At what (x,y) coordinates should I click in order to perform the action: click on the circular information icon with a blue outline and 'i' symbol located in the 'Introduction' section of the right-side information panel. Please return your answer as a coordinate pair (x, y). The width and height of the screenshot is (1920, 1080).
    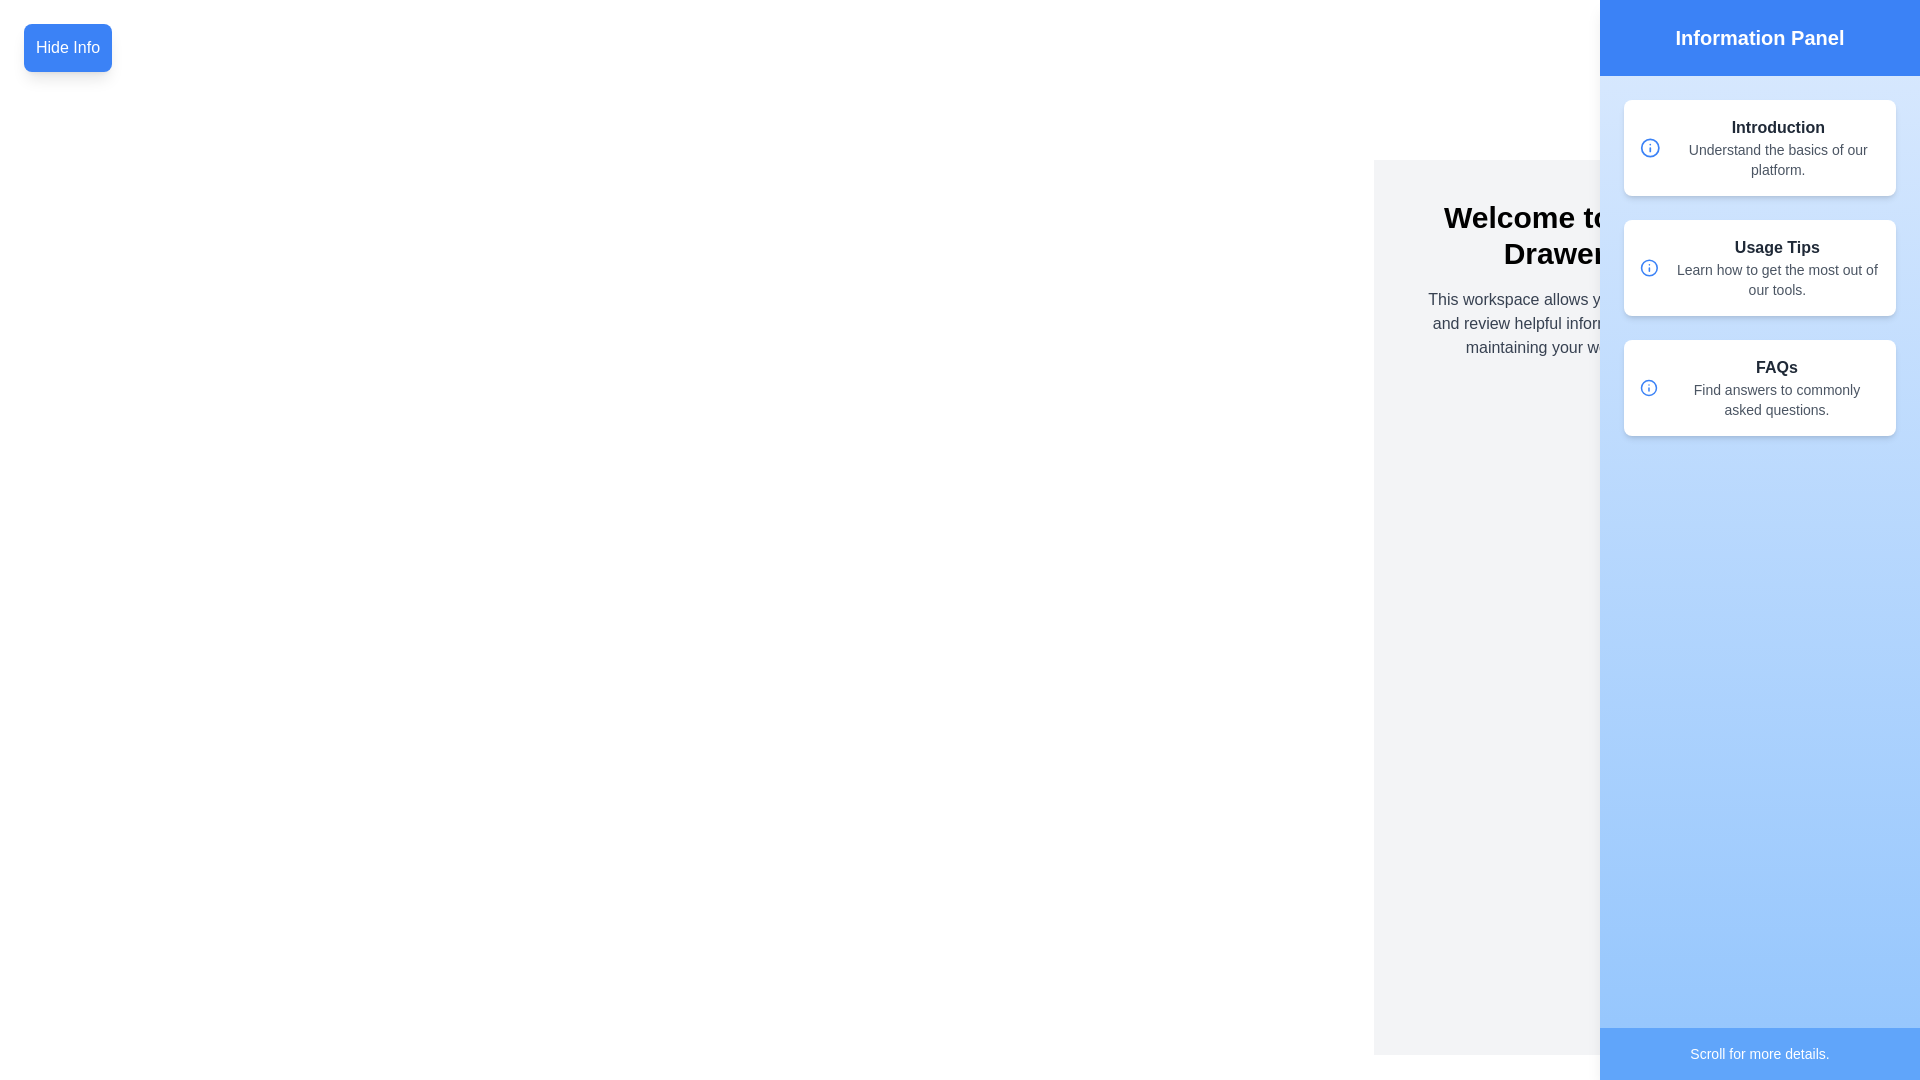
    Looking at the image, I should click on (1650, 146).